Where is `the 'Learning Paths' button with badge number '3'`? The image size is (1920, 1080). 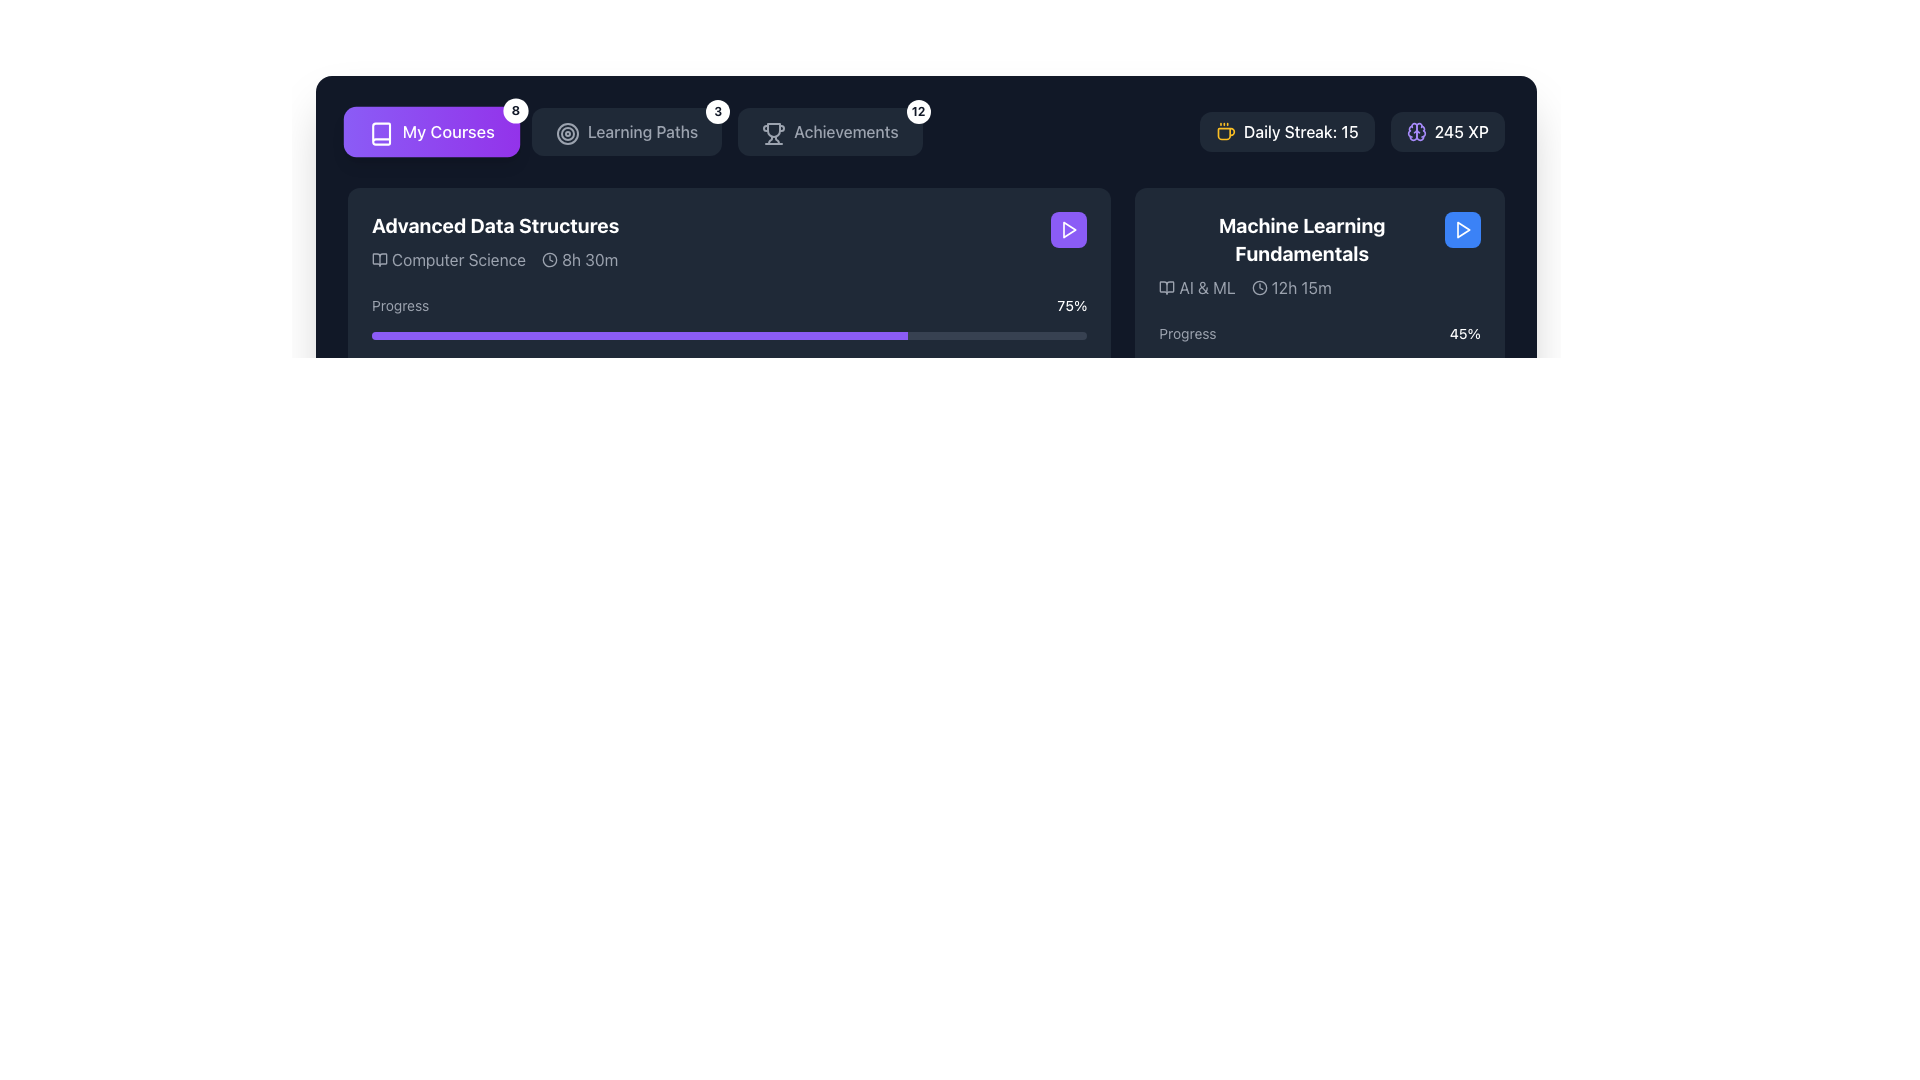
the 'Learning Paths' button with badge number '3' is located at coordinates (626, 131).